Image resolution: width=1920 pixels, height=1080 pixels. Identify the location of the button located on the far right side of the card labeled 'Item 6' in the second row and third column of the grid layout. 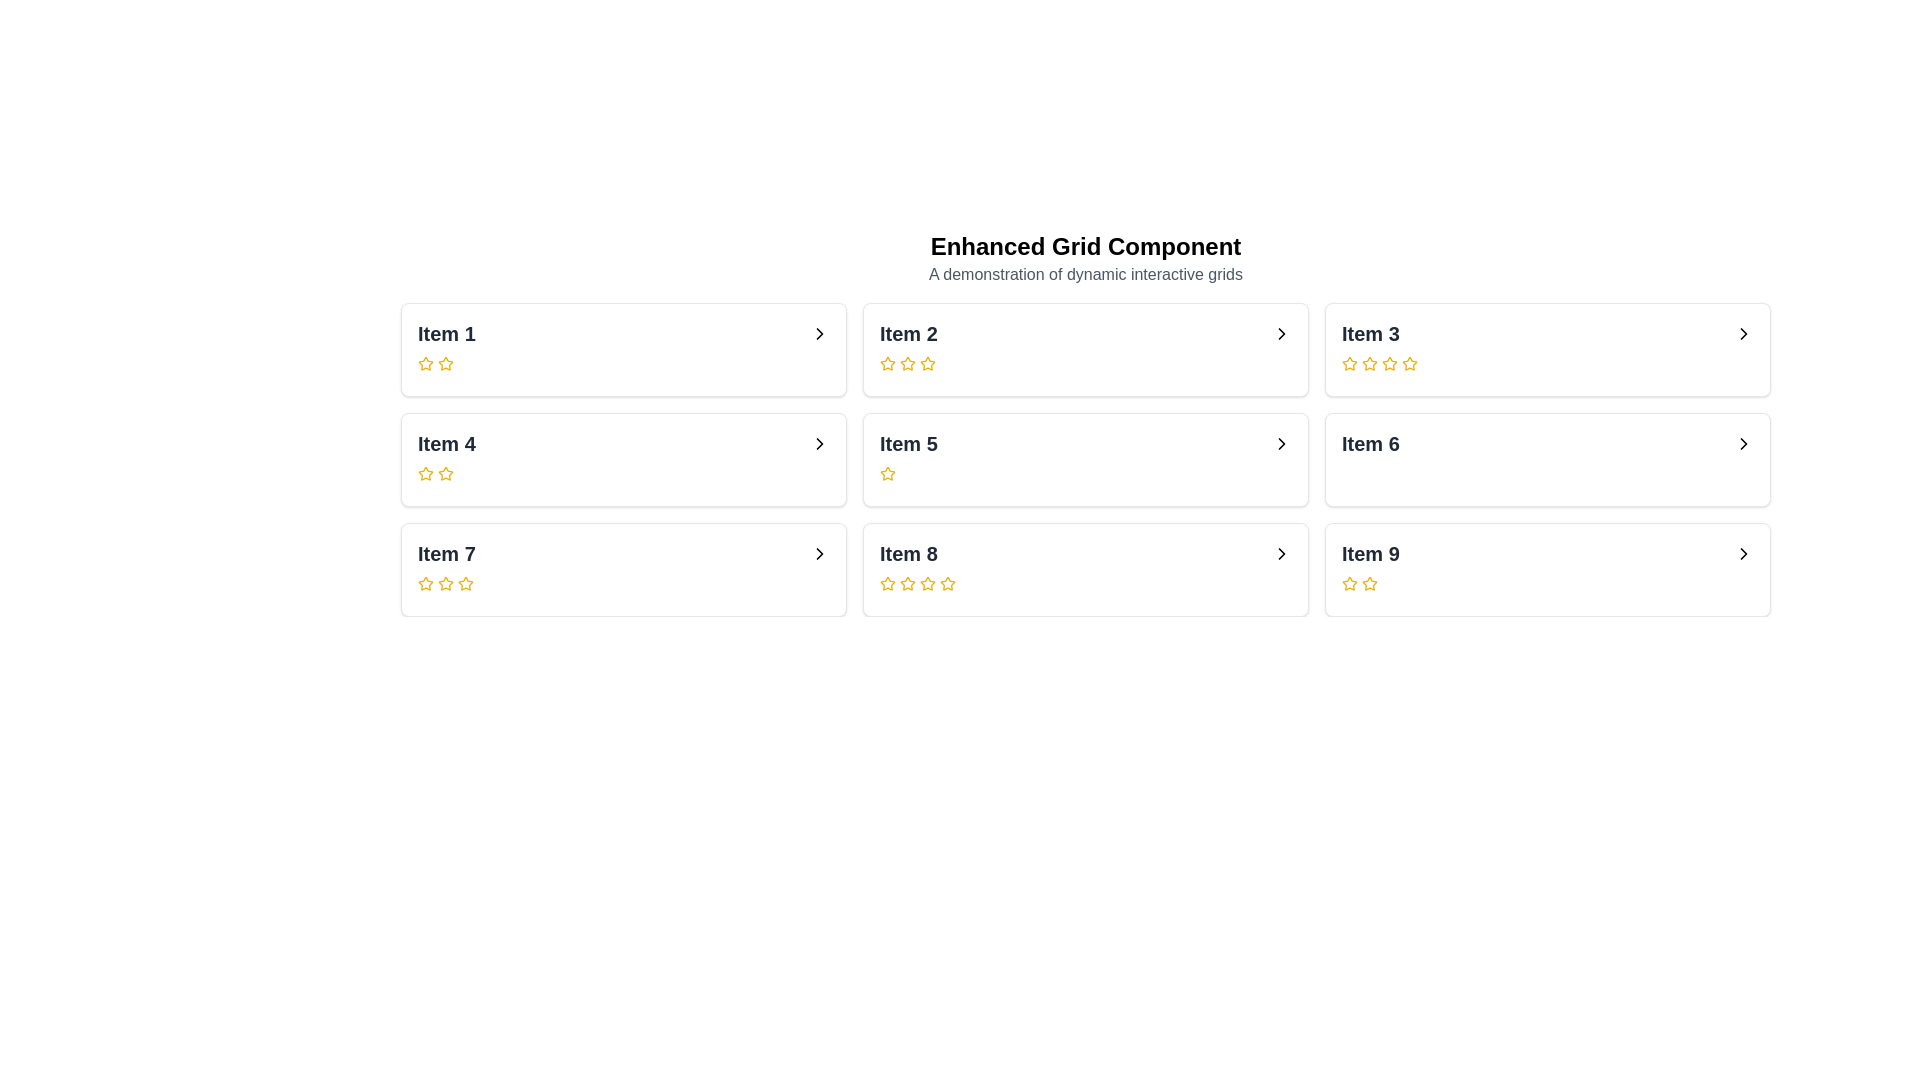
(1742, 442).